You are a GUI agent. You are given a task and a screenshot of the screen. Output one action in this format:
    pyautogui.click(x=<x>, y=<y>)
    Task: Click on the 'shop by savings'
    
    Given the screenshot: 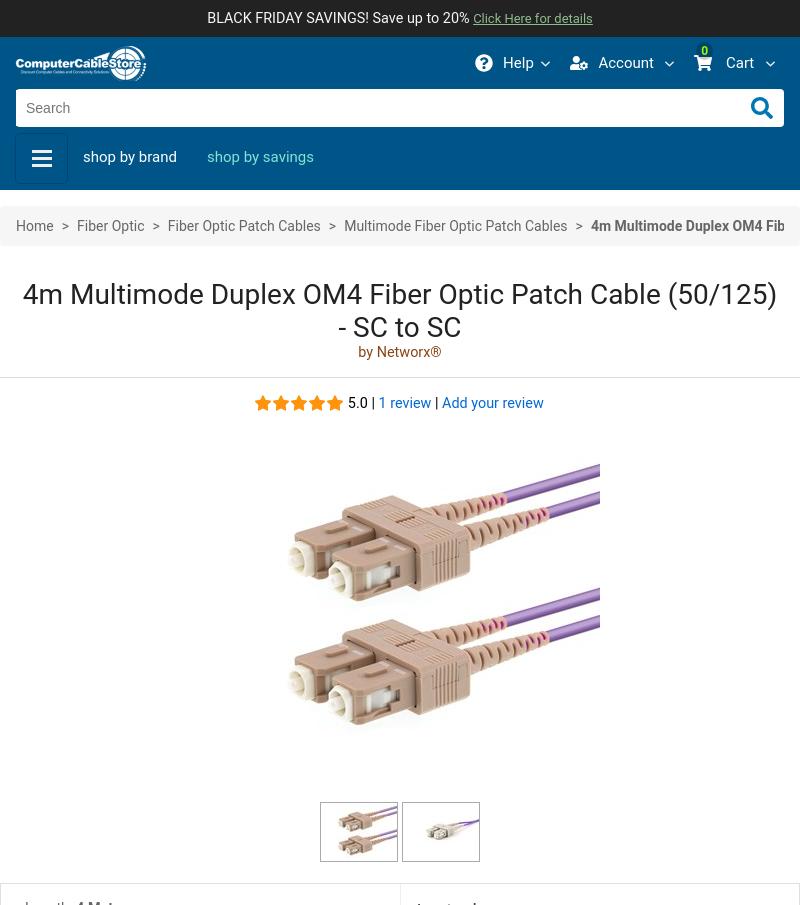 What is the action you would take?
    pyautogui.click(x=206, y=157)
    